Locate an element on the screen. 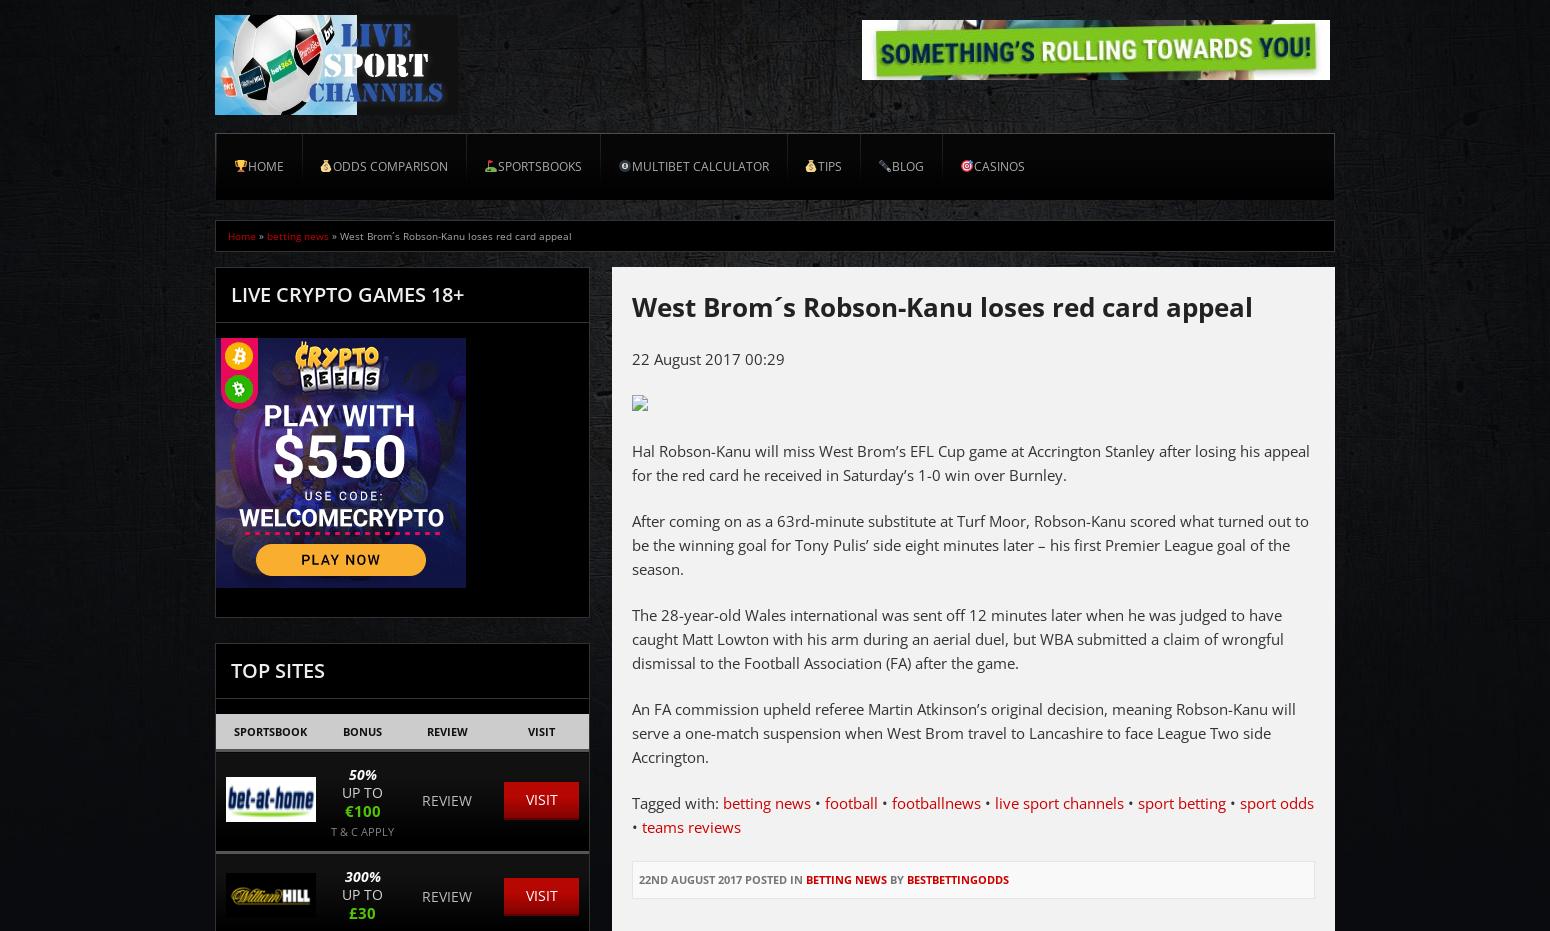  'An FA commission upheld referee Martin Atkinson’s original decision, meaning Robson-Kanu will serve a one-match suspension when West Brom travel to Lancashire to face League Two side Accrington.' is located at coordinates (962, 732).